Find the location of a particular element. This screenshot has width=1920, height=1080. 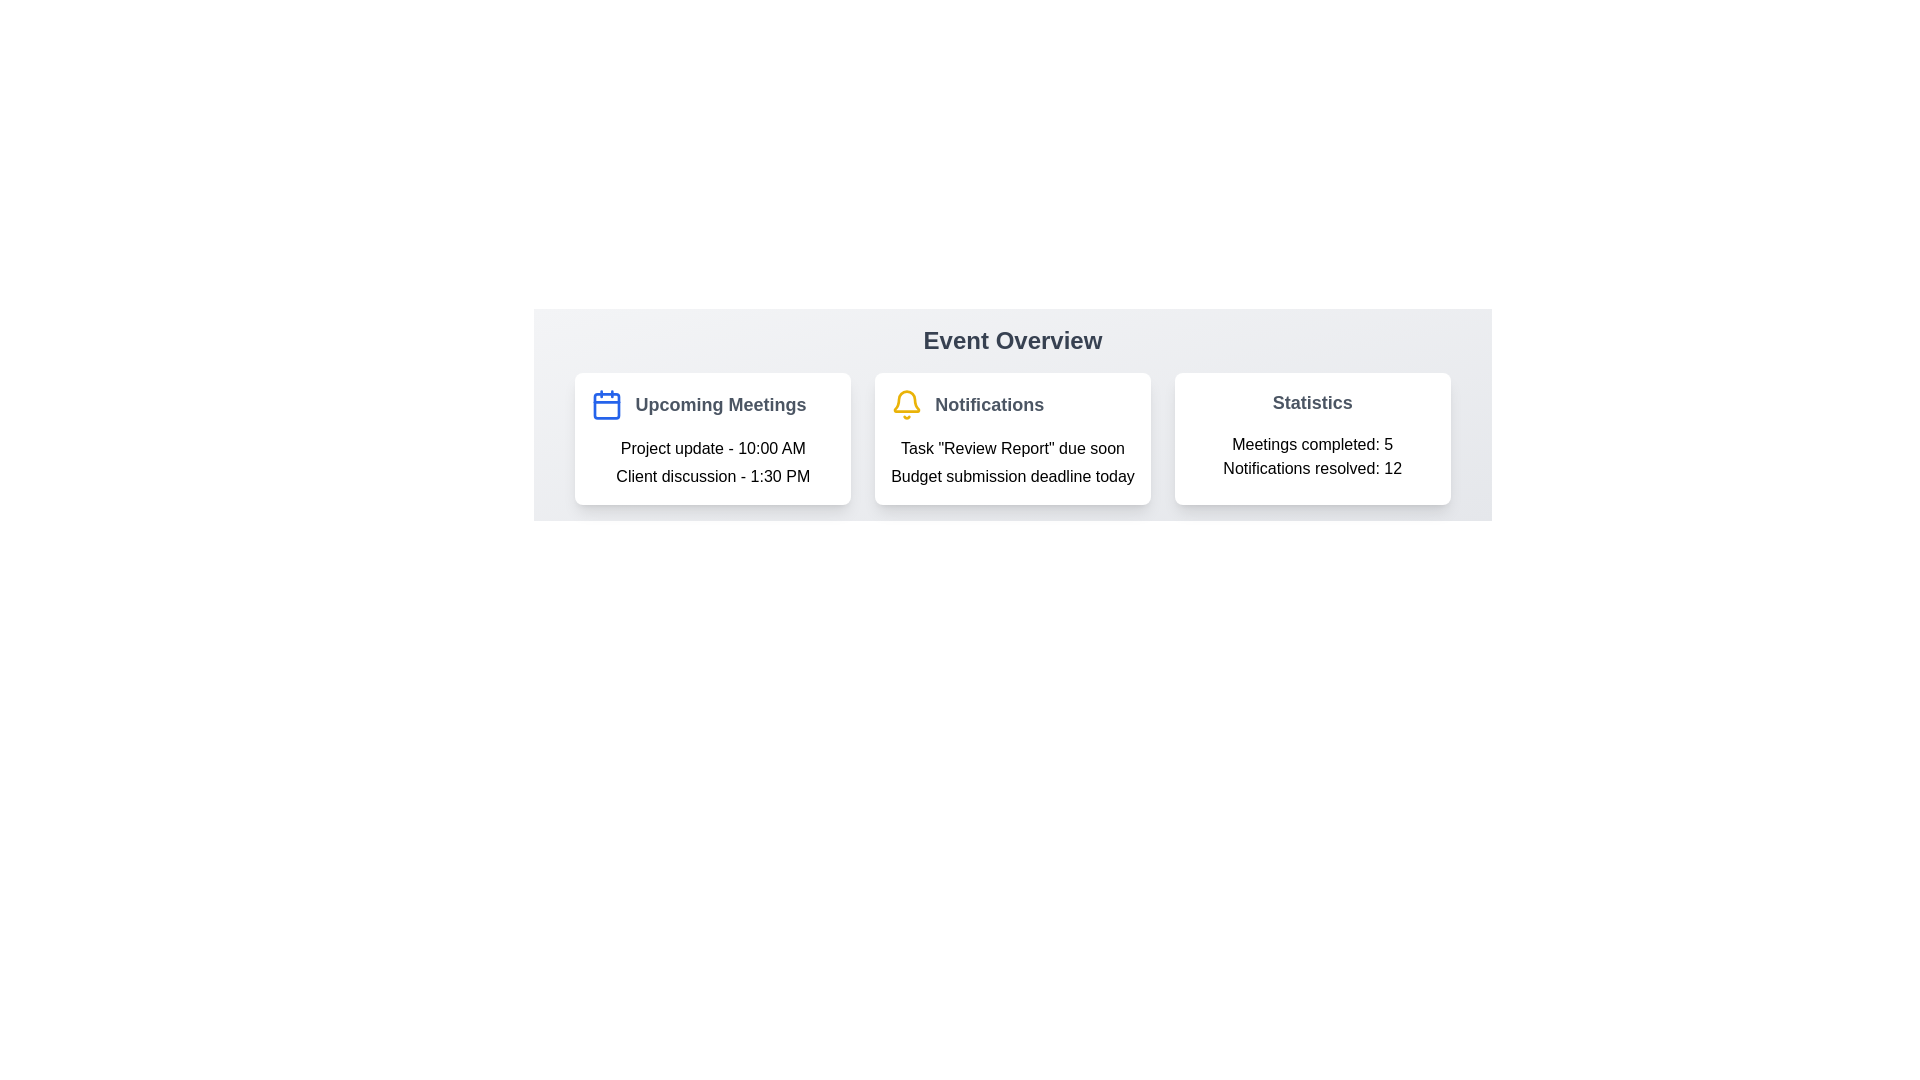

notifications from the Event Overview panel located between the Upcoming Meetings and Statistics panels is located at coordinates (1012, 438).